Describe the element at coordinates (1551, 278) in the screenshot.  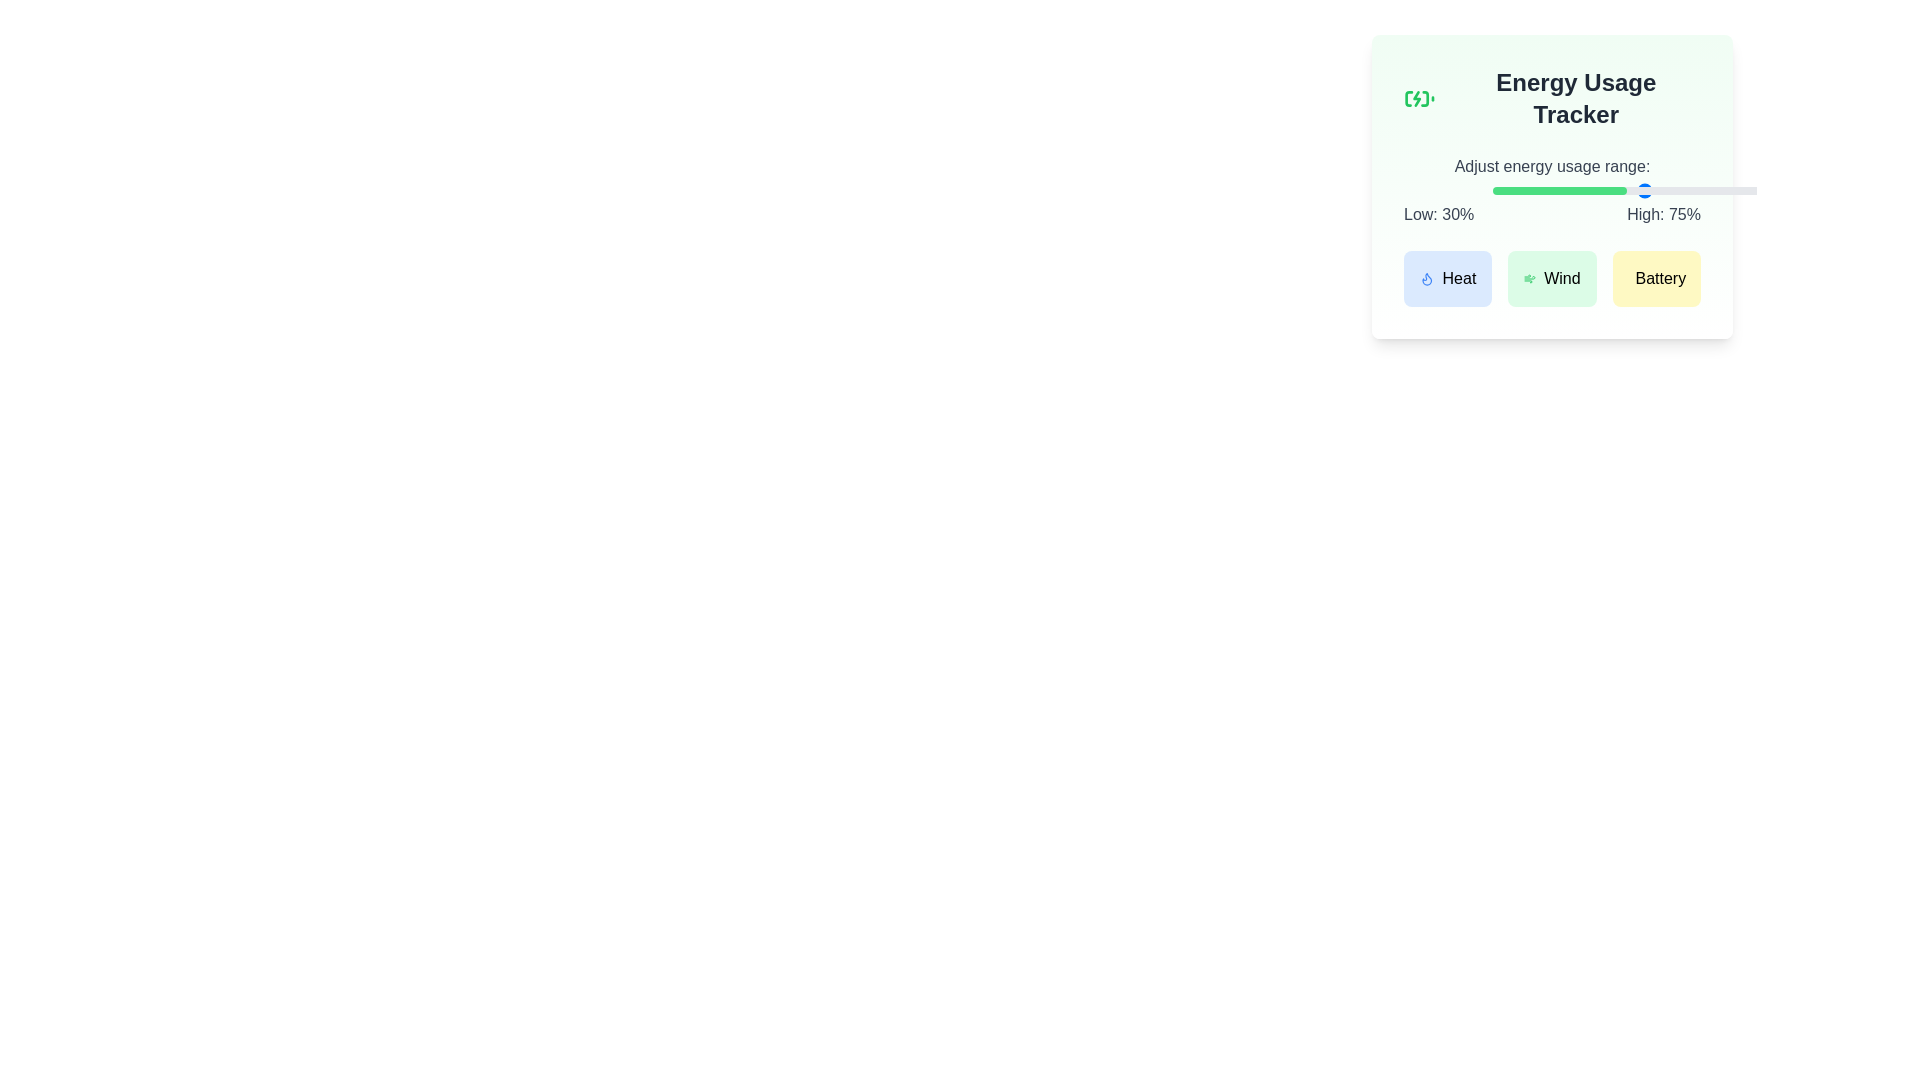
I see `the light green button labeled 'Wind' with a wind-related symbol` at that location.